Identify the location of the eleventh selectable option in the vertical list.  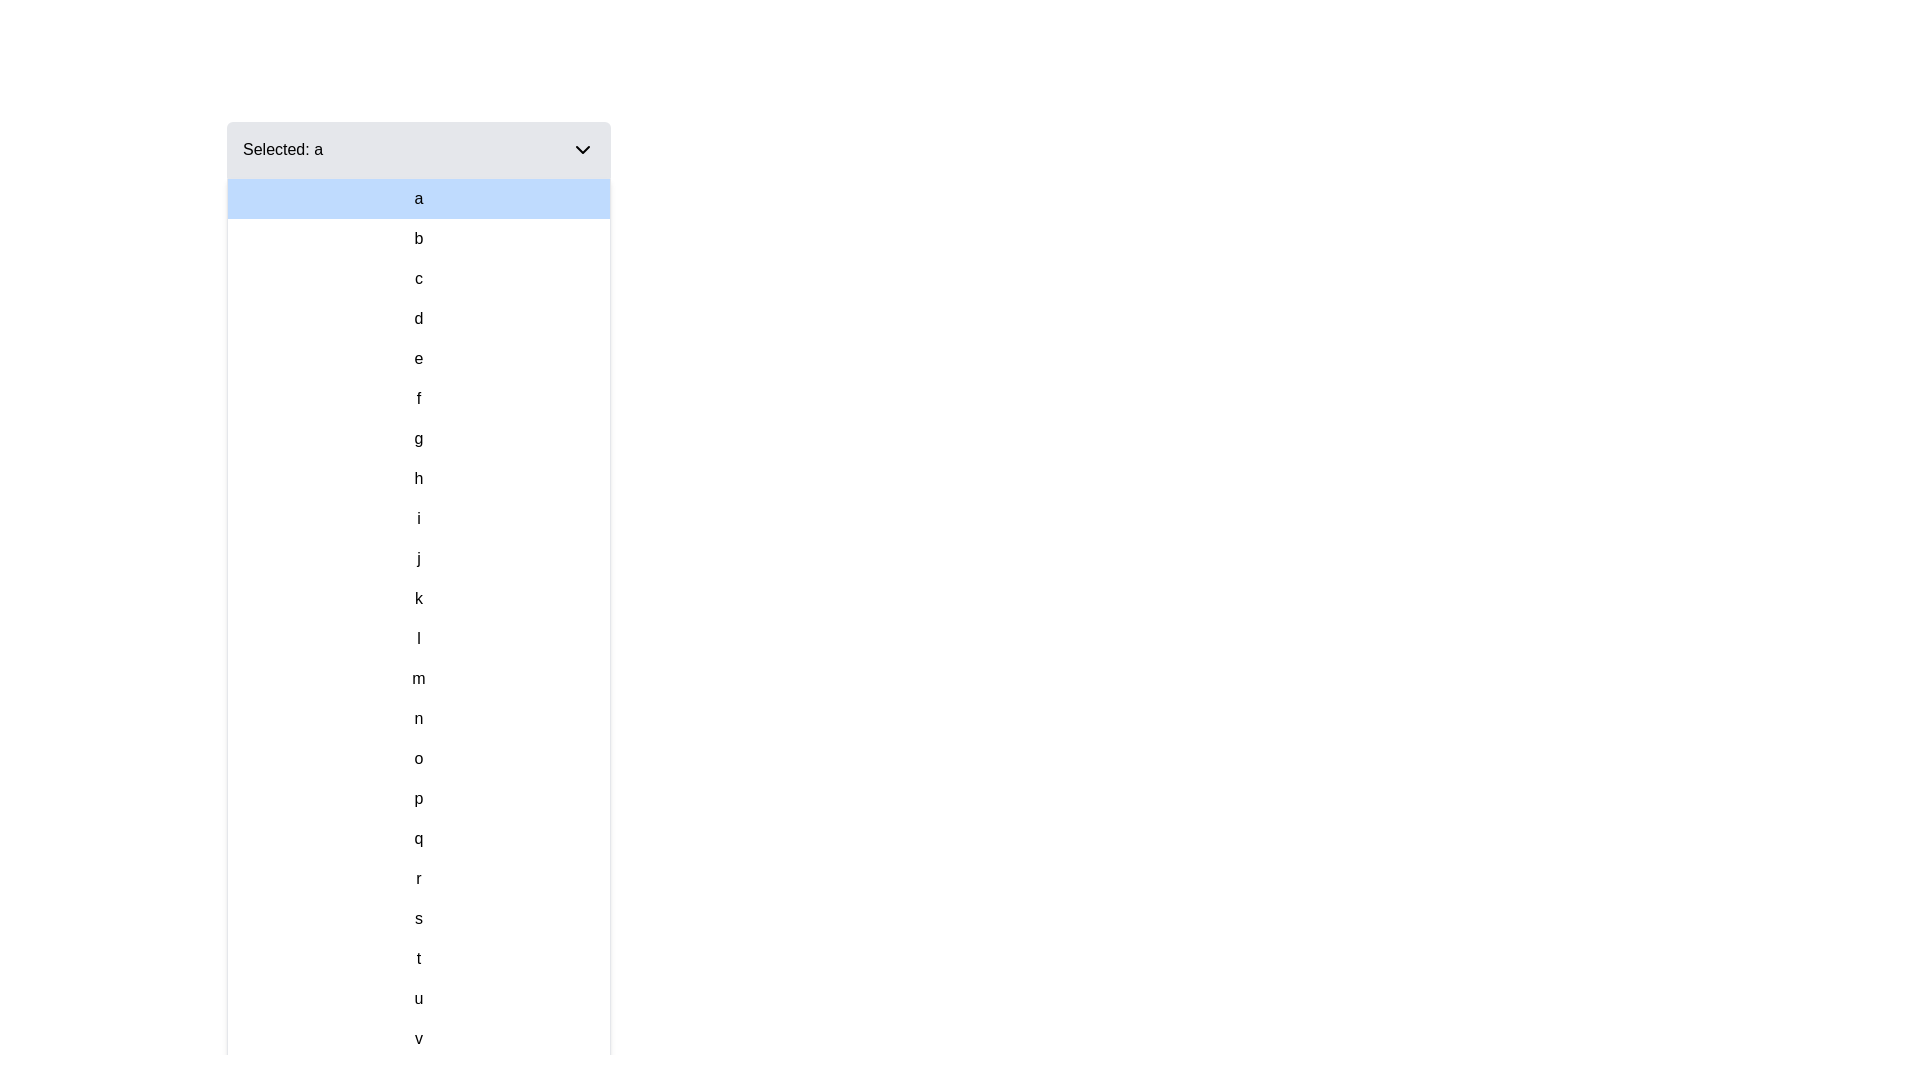
(417, 597).